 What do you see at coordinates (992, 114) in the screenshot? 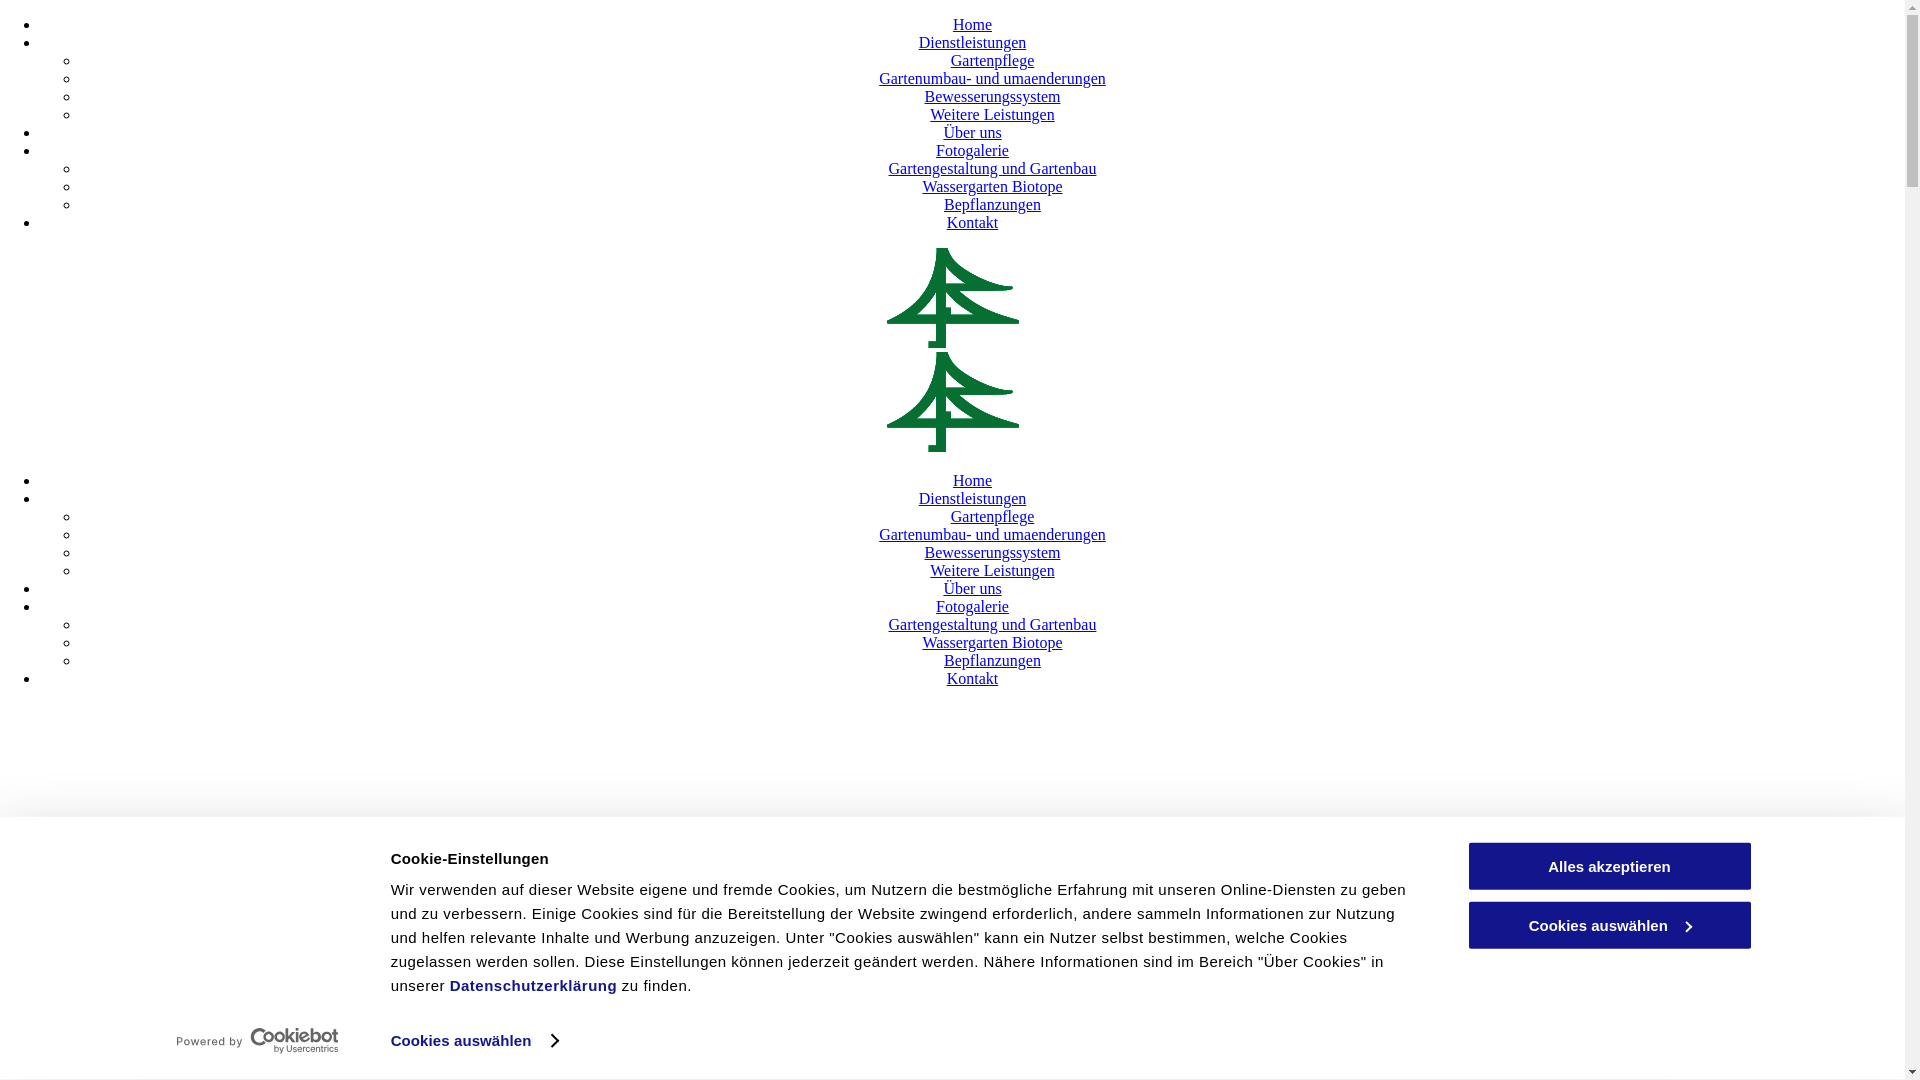
I see `'Weitere Leistungen'` at bounding box center [992, 114].